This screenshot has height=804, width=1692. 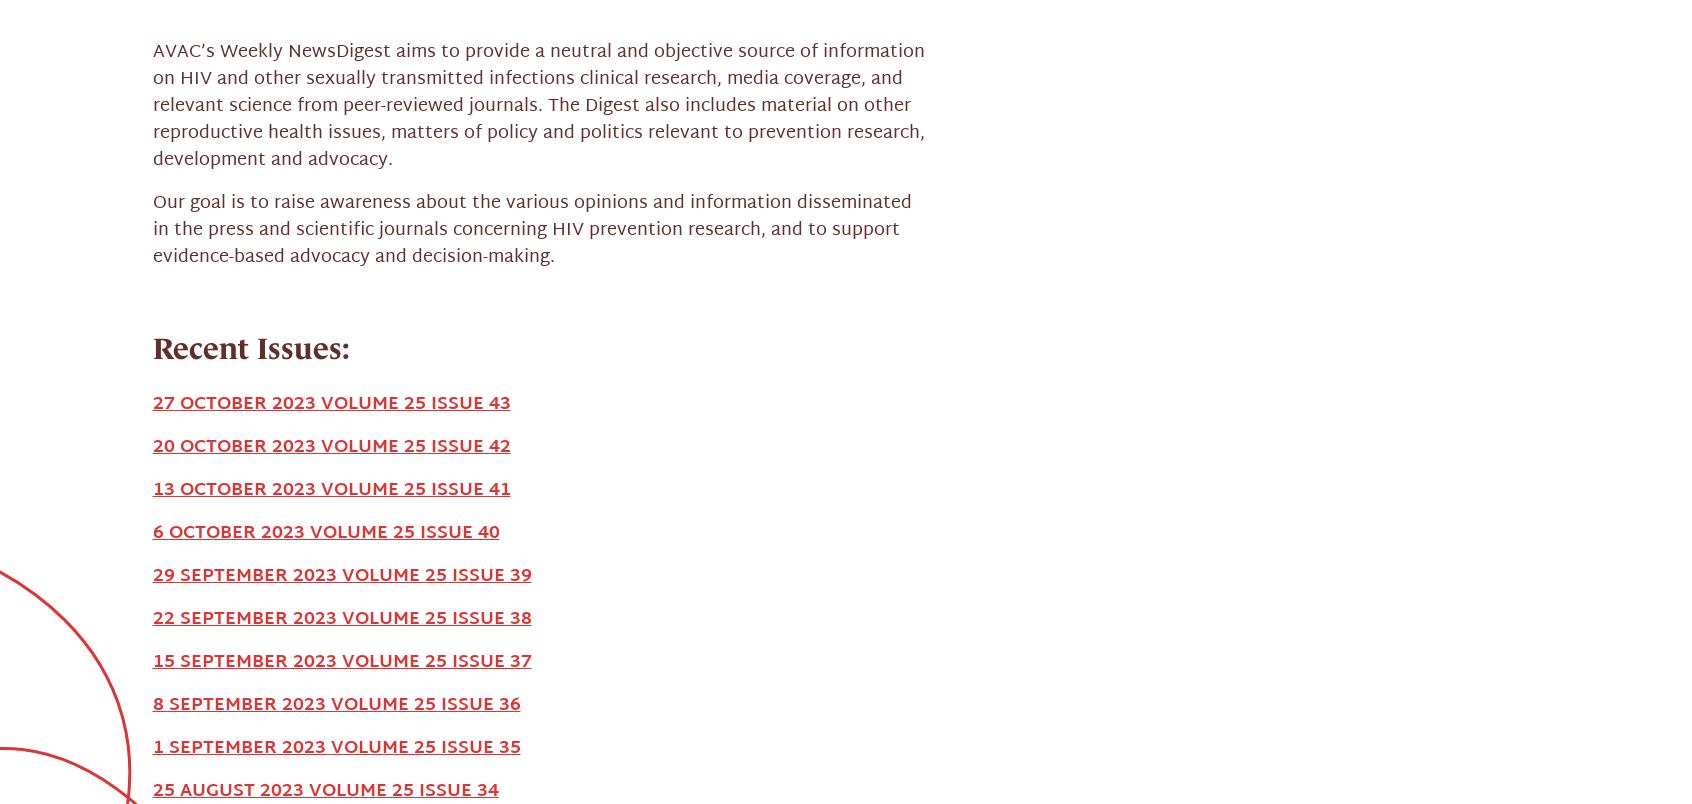 I want to click on 'Stay', so click(x=326, y=618).